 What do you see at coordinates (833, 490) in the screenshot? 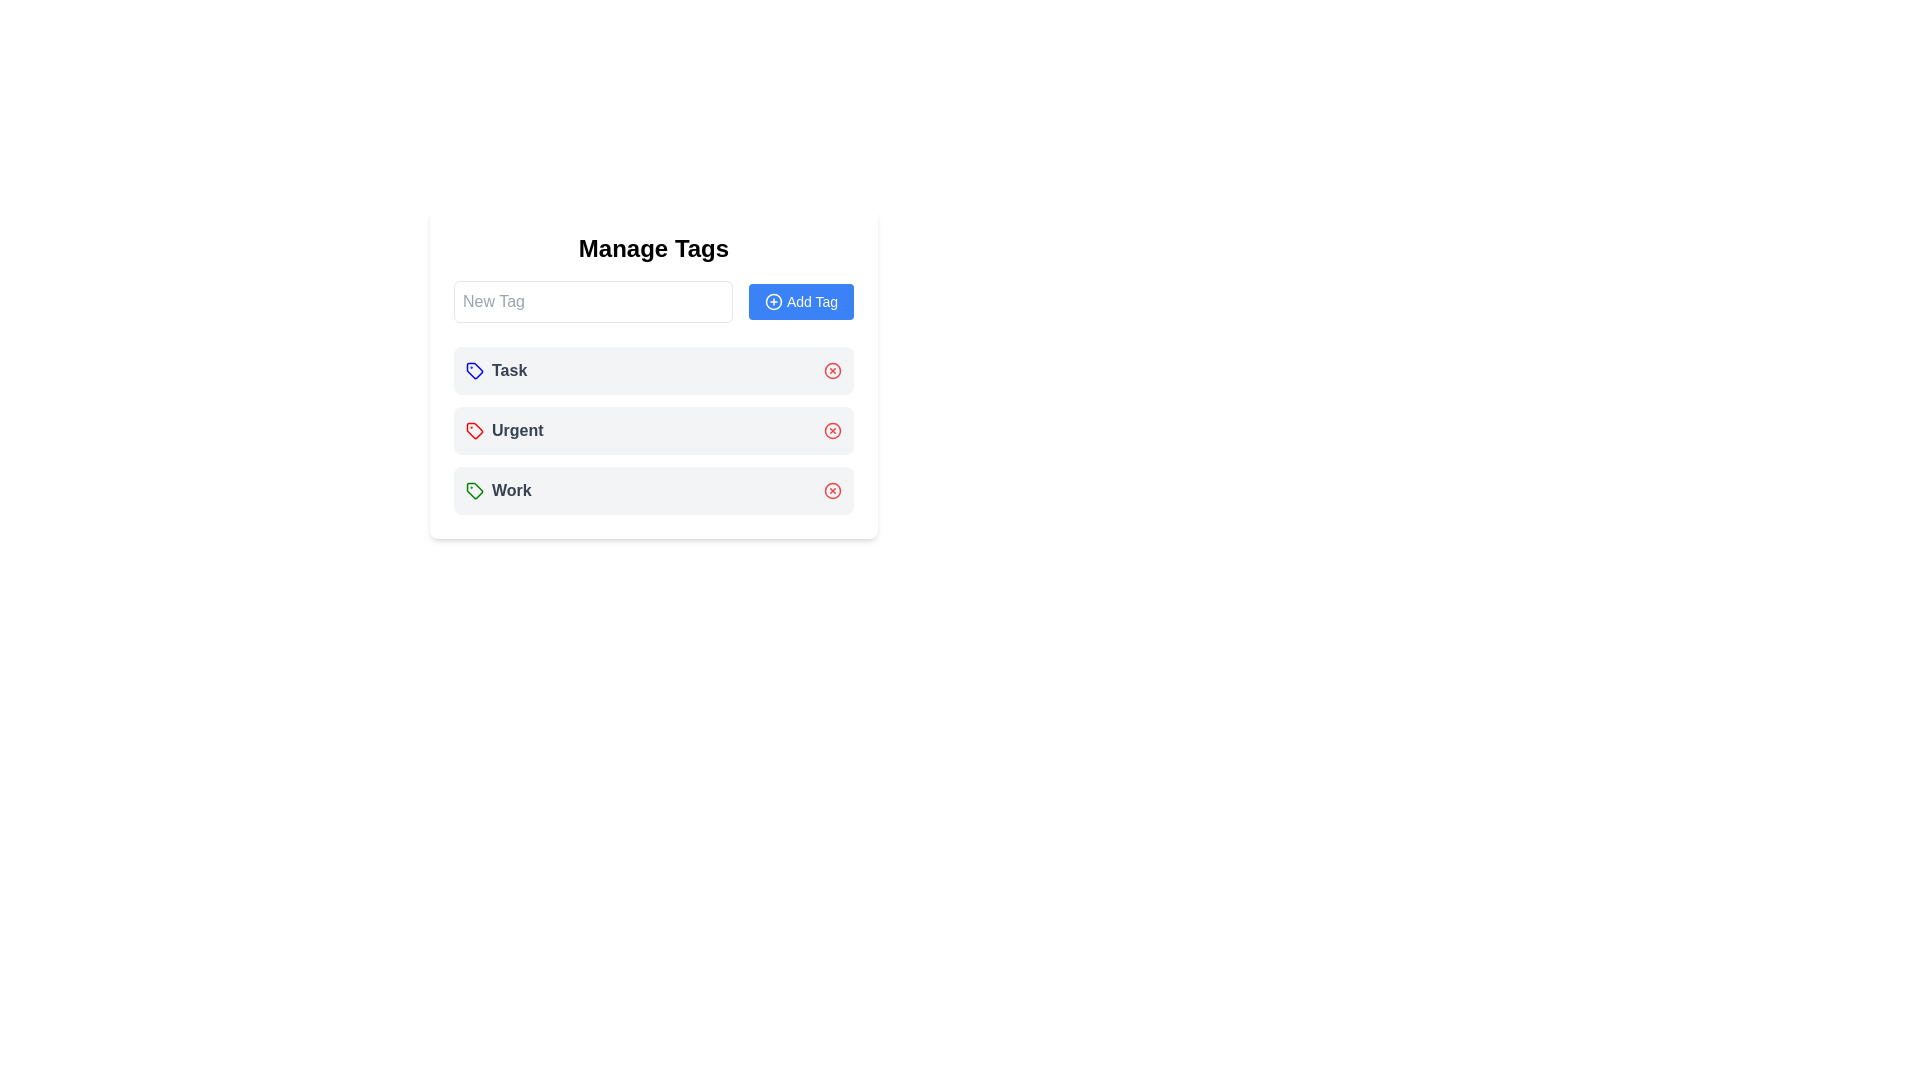
I see `the delete button located at the far right of the 'Work' tag entry in the 'Manage Tags' interface` at bounding box center [833, 490].